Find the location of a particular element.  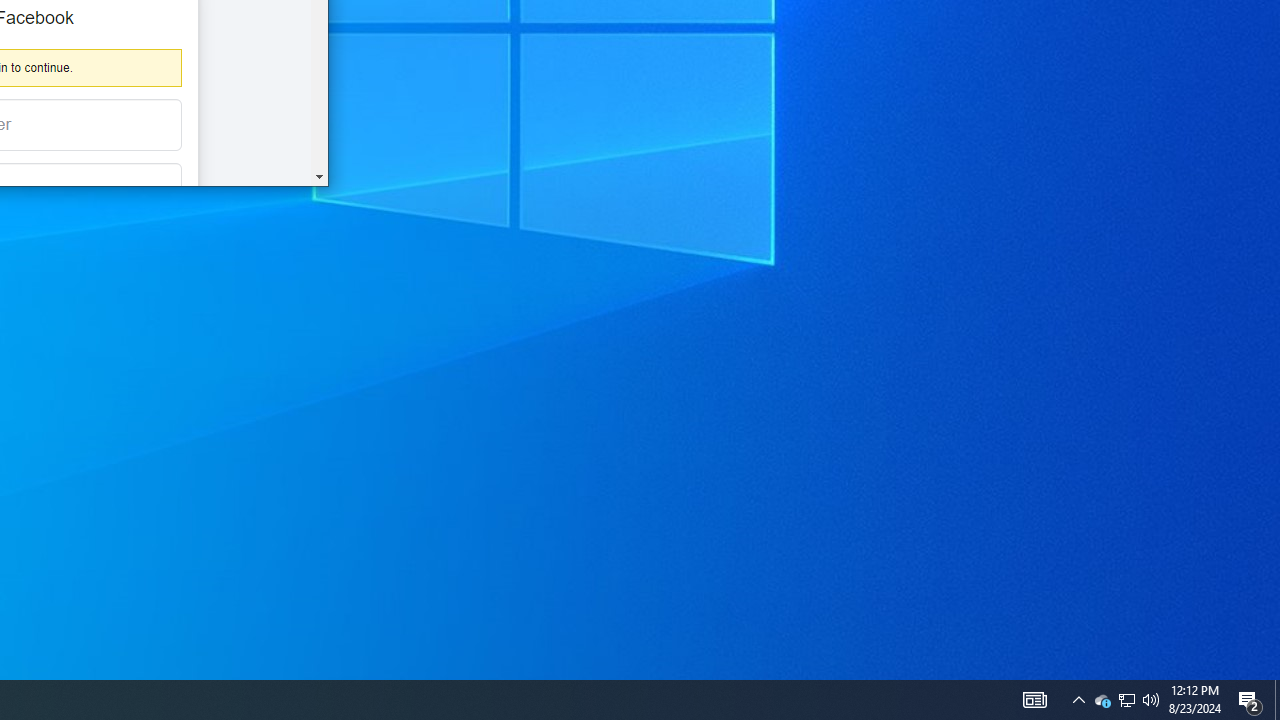

'Q2790: 100%' is located at coordinates (1151, 698).